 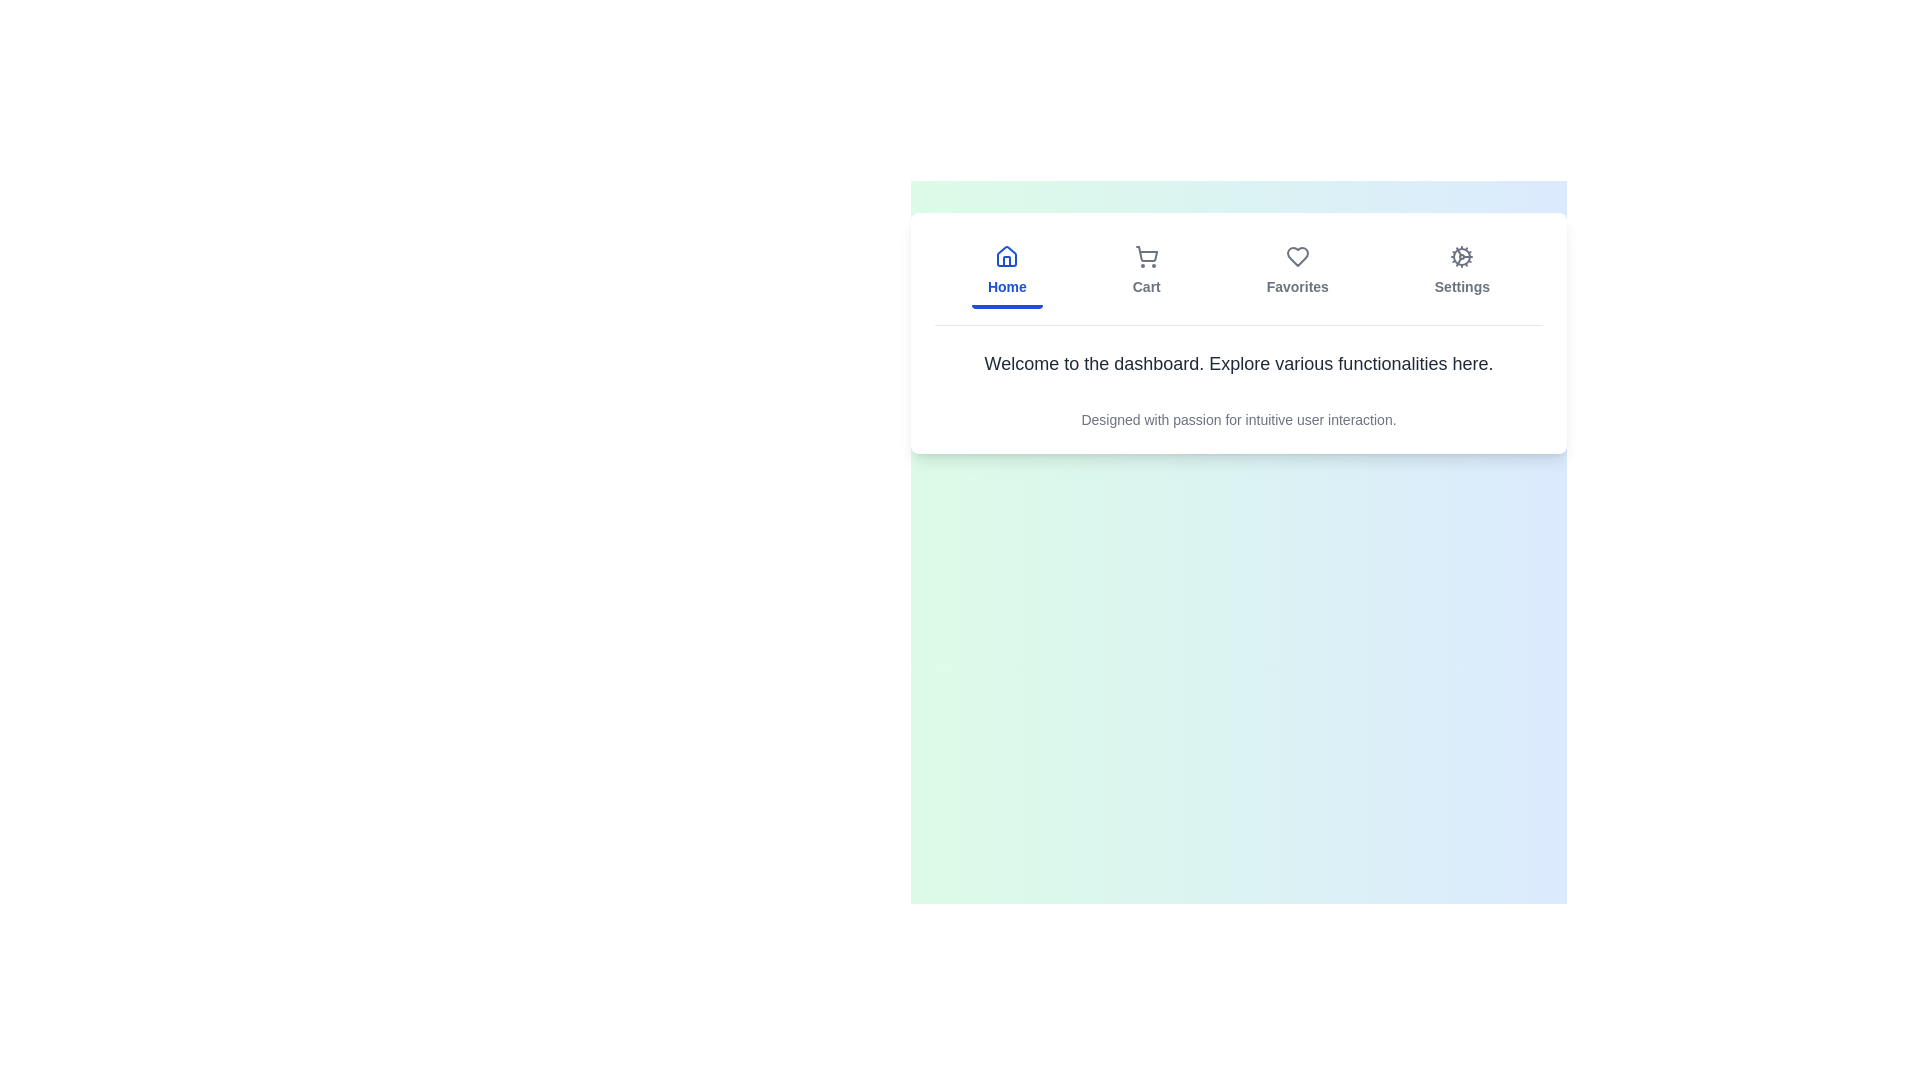 I want to click on text block that is styled in gray and reads, 'Designed with passion for intuitive user interaction.', located below the heading in the card layout, so click(x=1237, y=419).